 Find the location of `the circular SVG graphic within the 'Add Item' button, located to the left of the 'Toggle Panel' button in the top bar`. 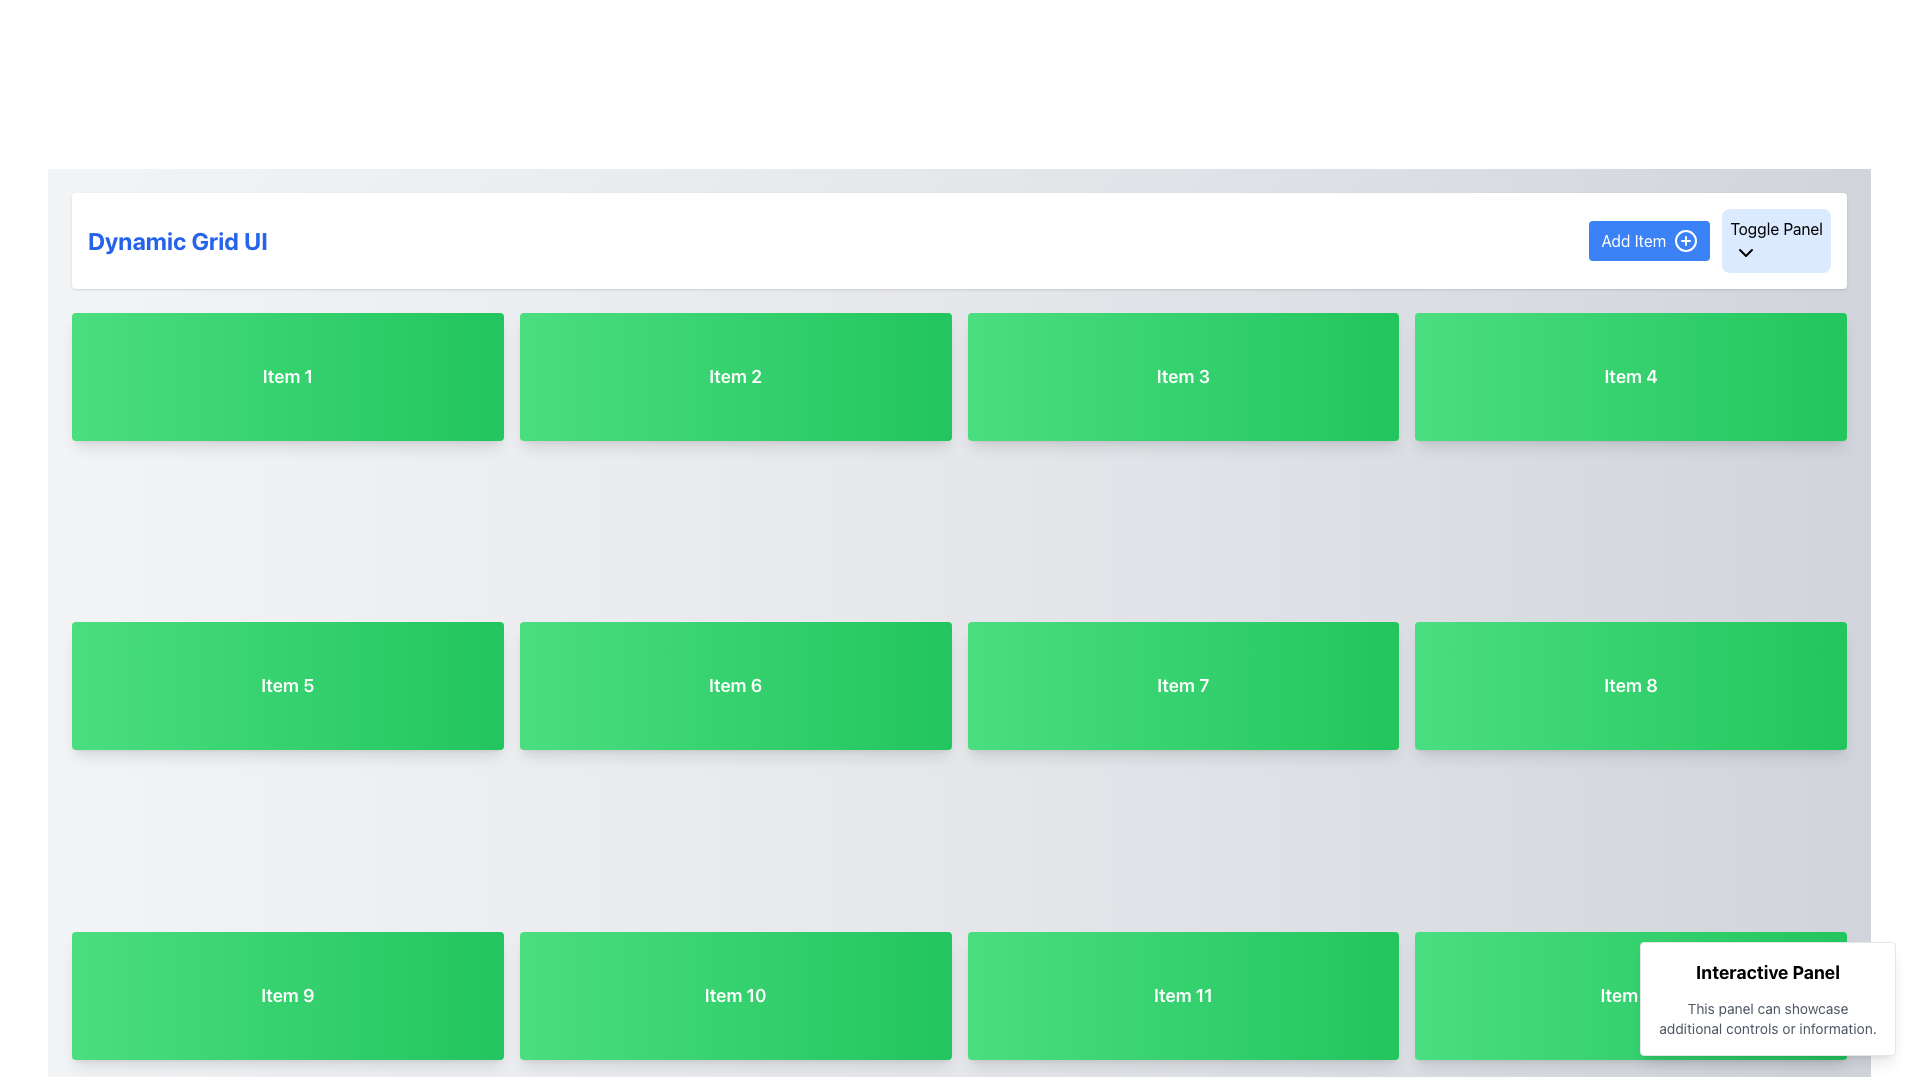

the circular SVG graphic within the 'Add Item' button, located to the left of the 'Toggle Panel' button in the top bar is located at coordinates (1685, 239).